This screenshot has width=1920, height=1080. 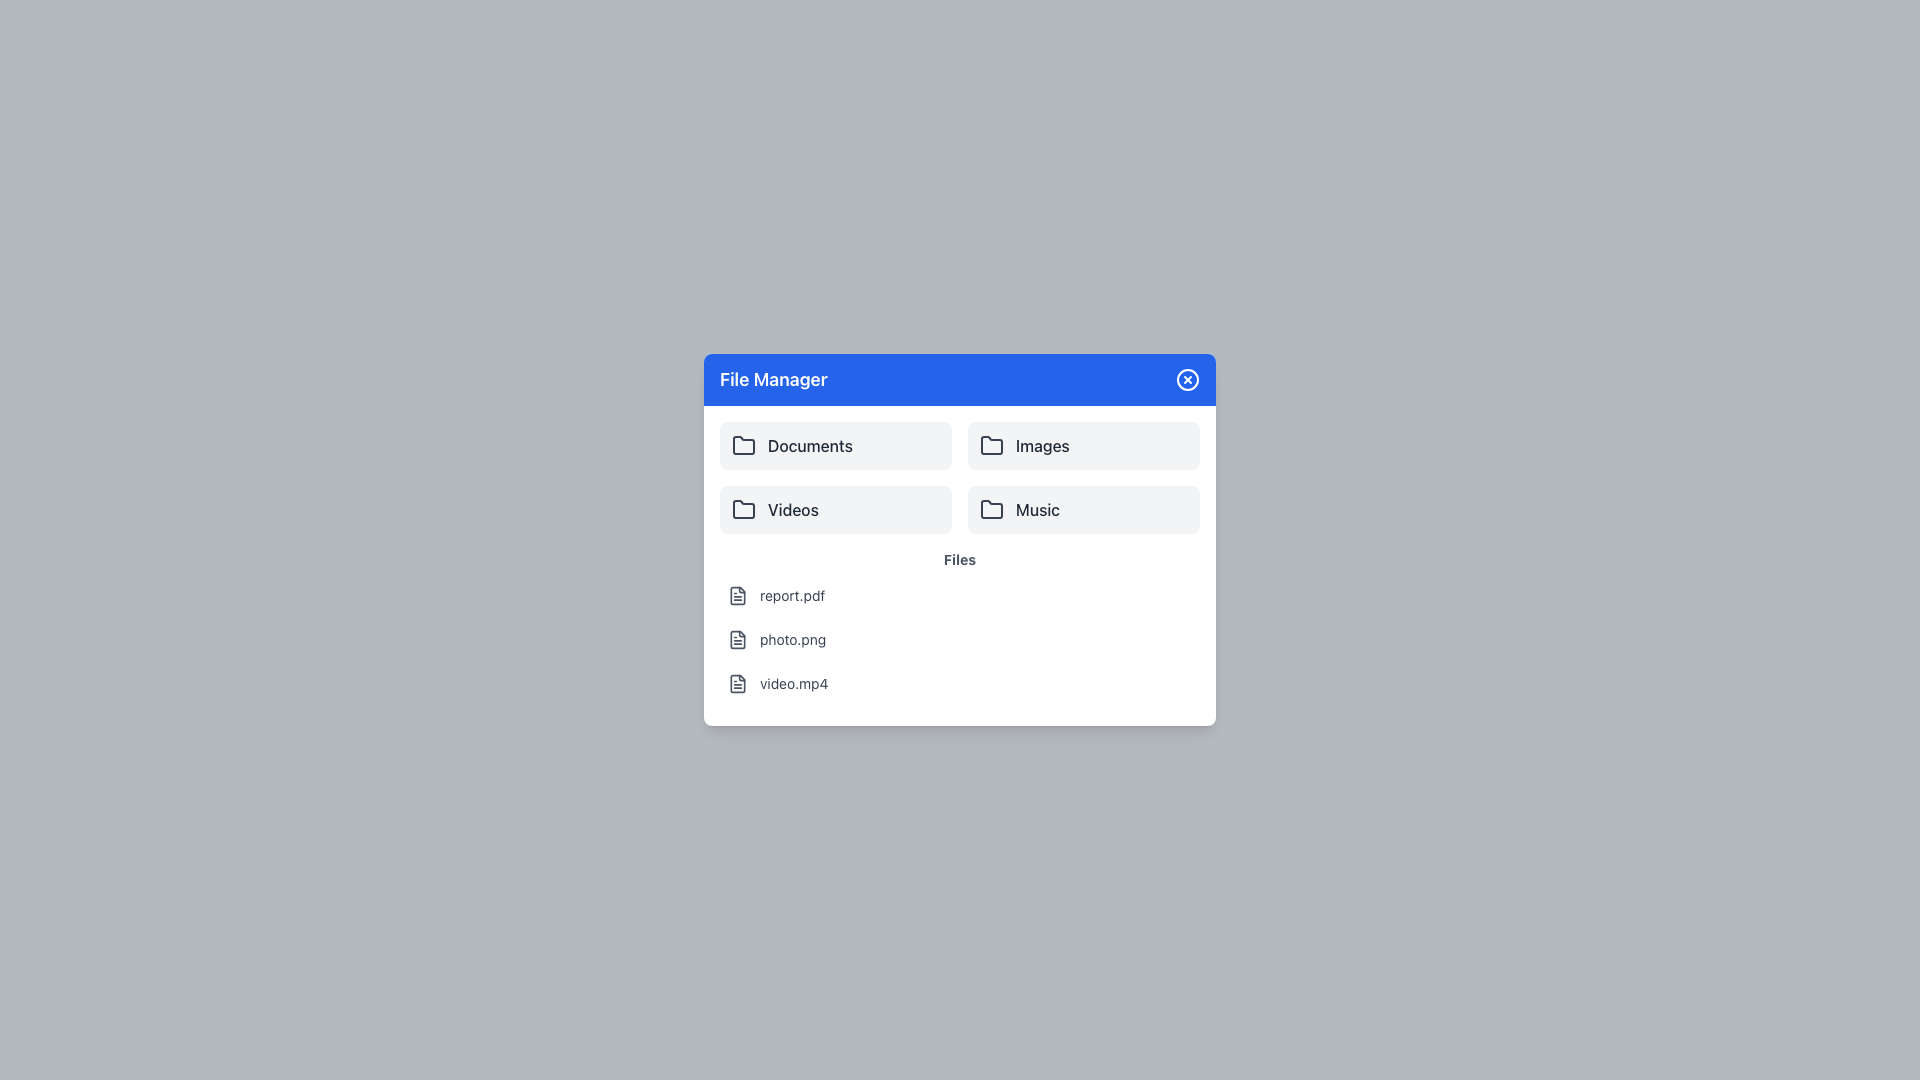 I want to click on the 'Videos' button in the File Manager interface, so click(x=835, y=508).